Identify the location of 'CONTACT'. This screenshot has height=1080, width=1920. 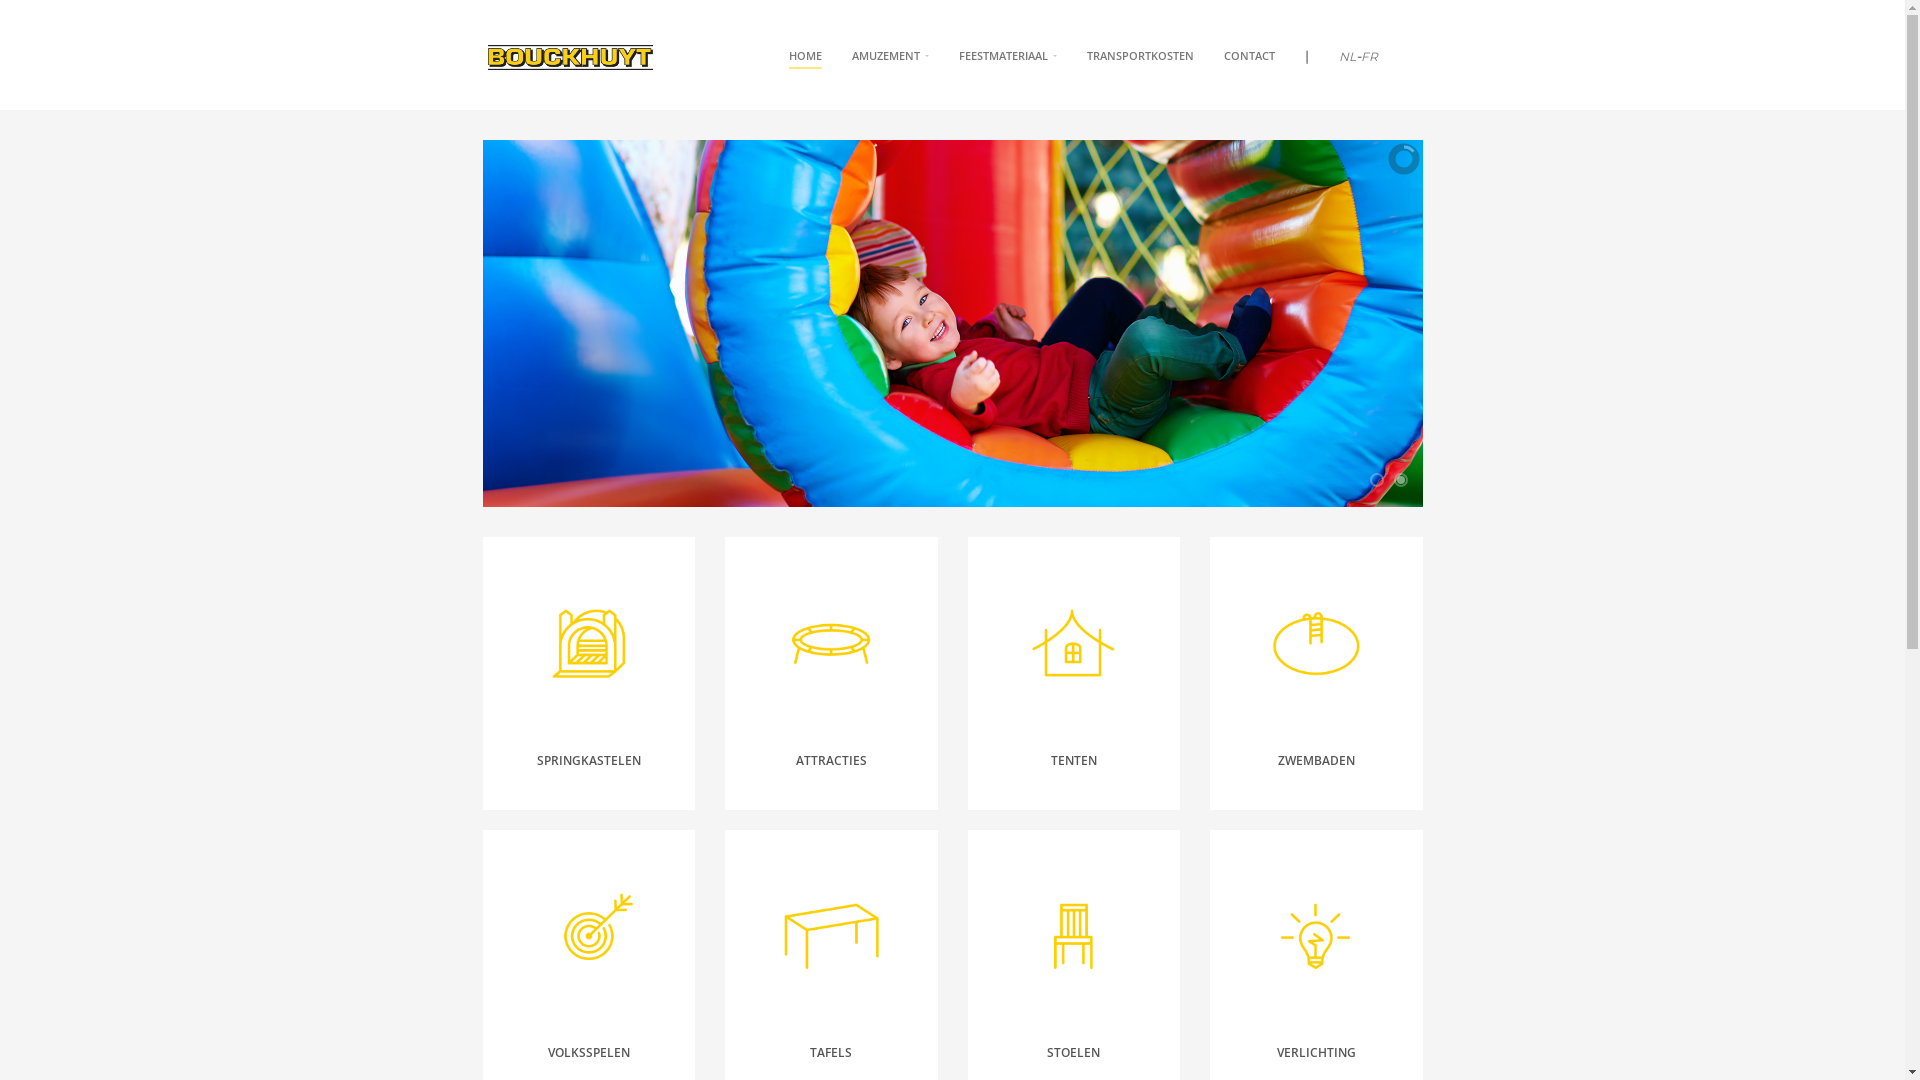
(1248, 55).